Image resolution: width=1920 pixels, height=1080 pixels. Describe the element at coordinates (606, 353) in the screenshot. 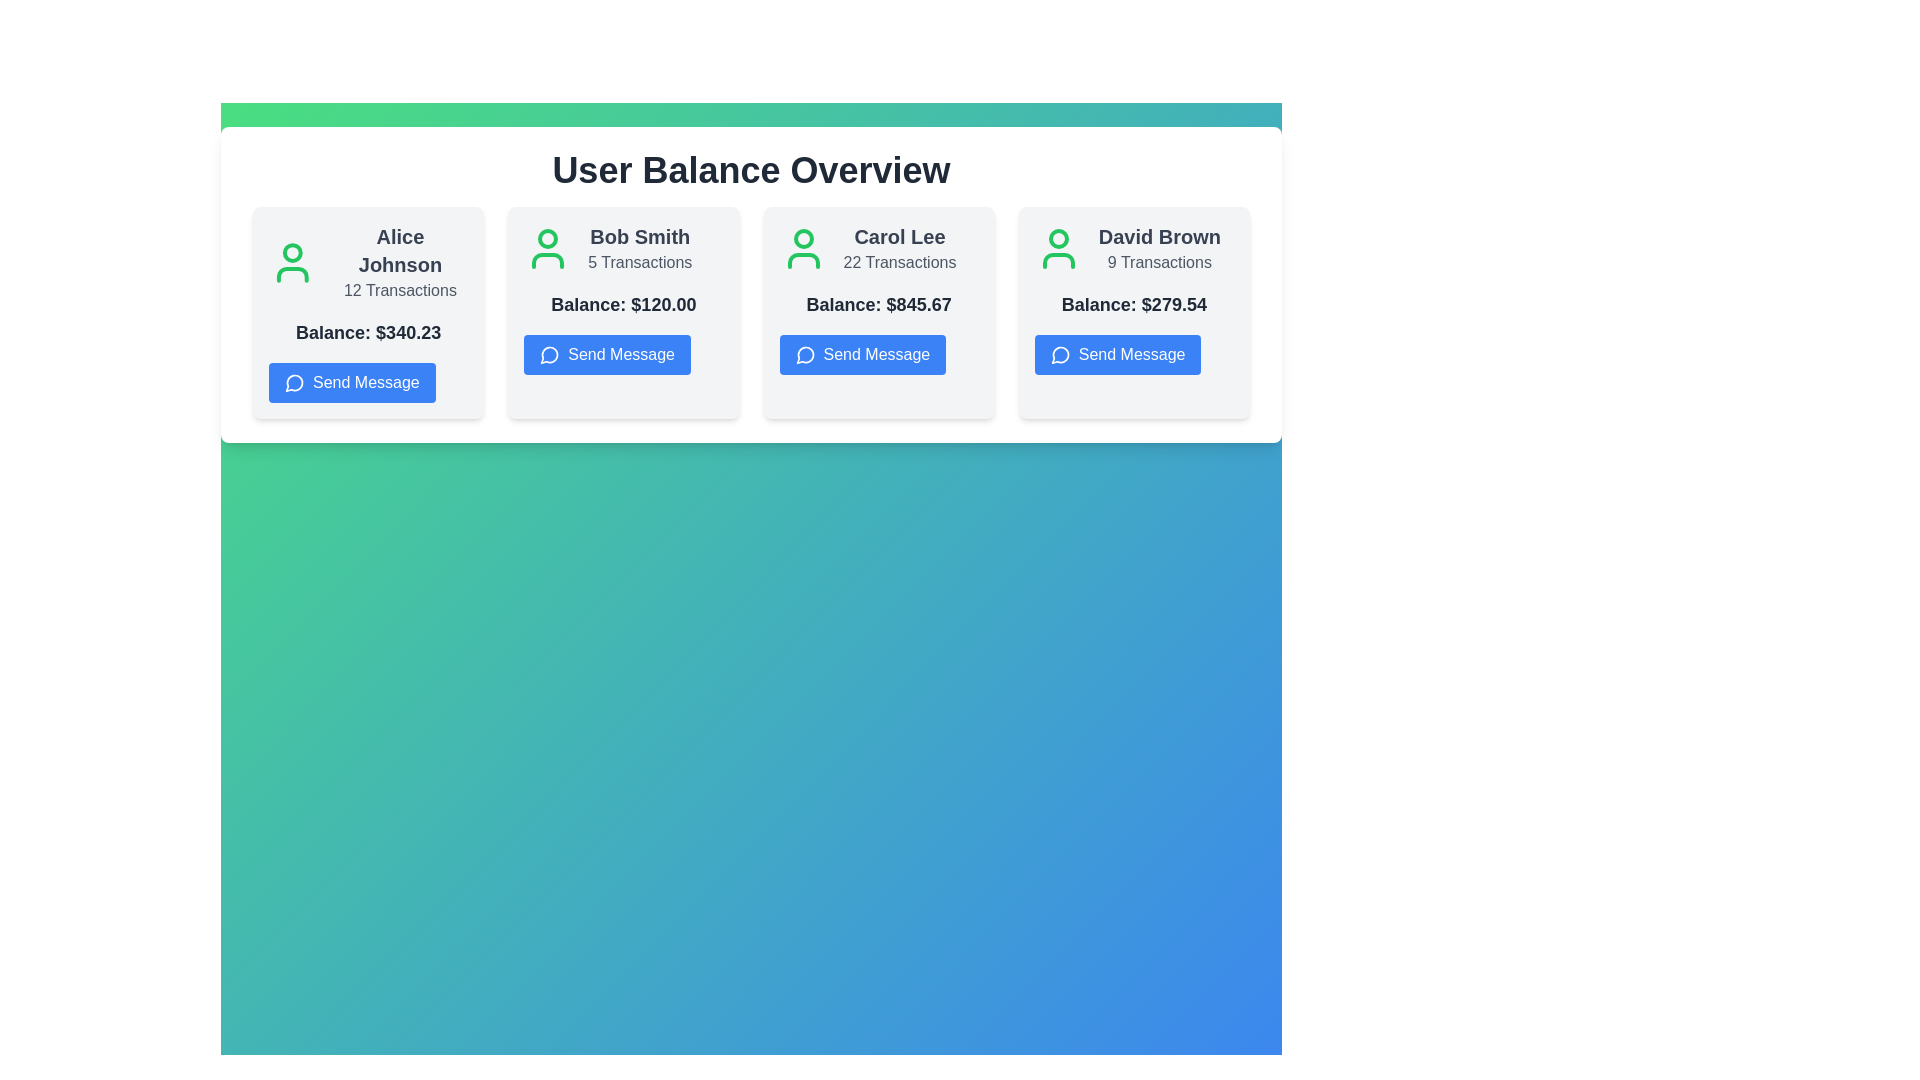

I see `the 'Send Message' button with a bright blue background and white text located within the 'Bob Smith' card` at that location.